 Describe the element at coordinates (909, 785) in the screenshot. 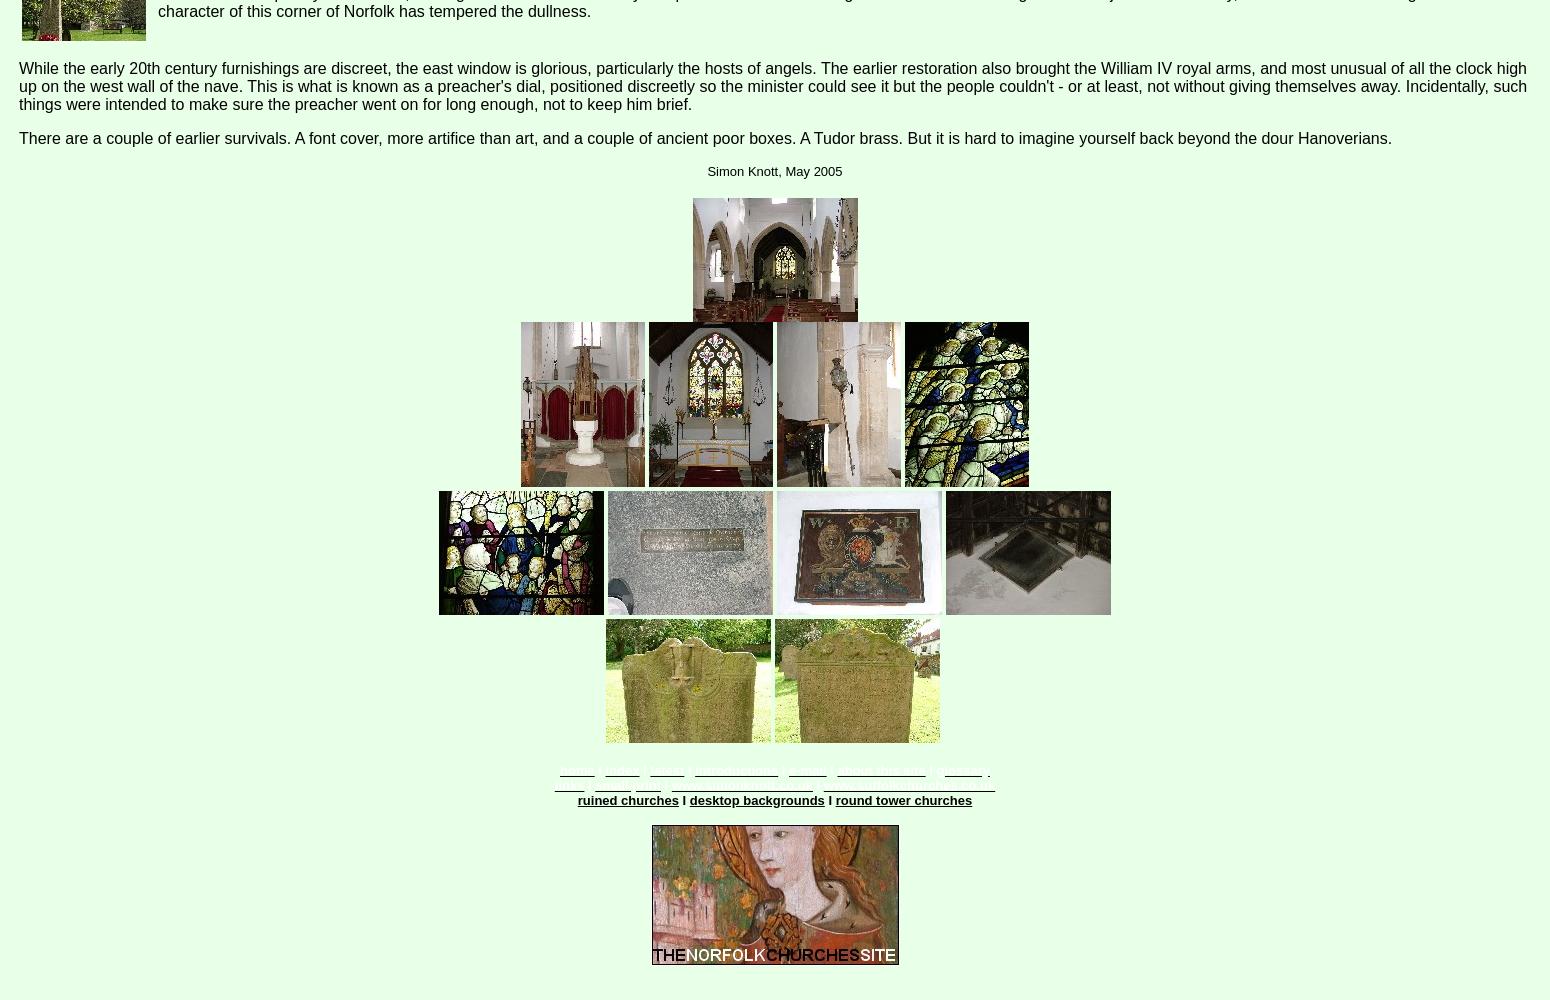

I see `'www.suffolkchurches.co.uk'` at that location.